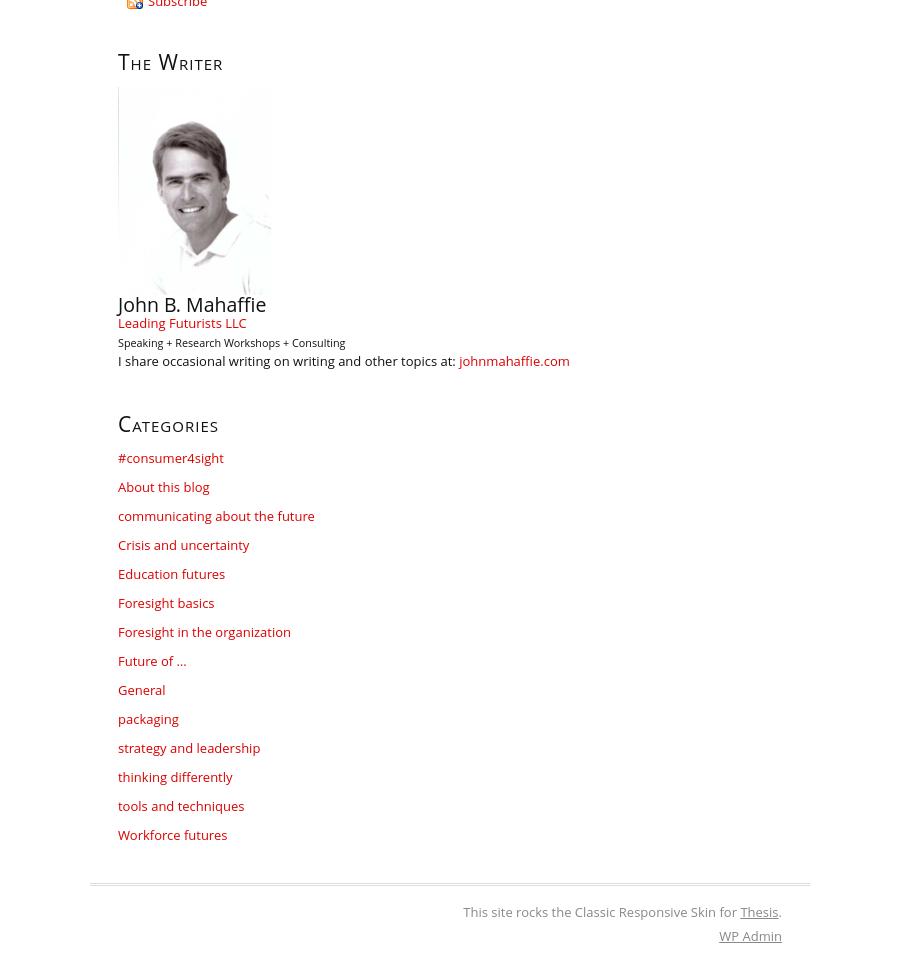 The width and height of the screenshot is (900, 961). I want to click on 'Education futures', so click(171, 573).